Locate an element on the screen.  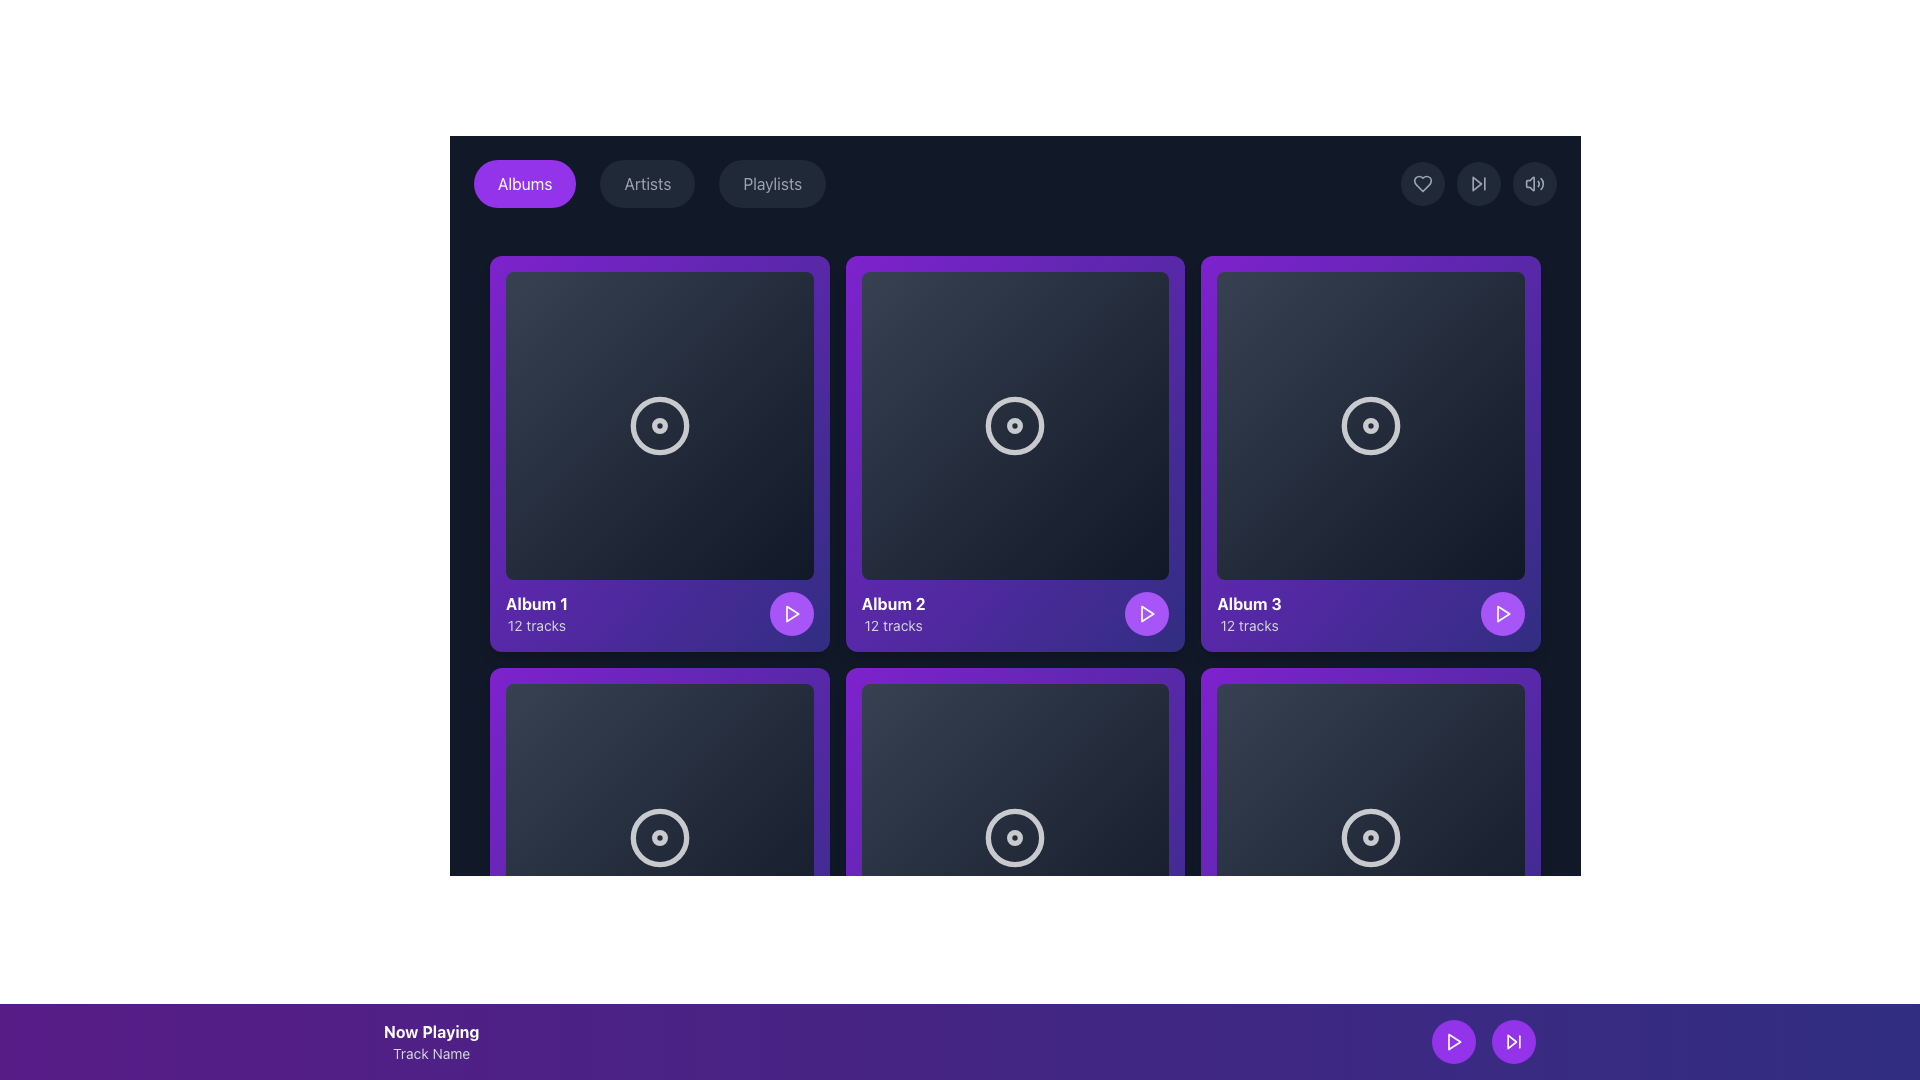
the circular button with a purple background and a play icon at its center, located in the bottom-right corner of the card labeled 'Album 1', to play the album content is located at coordinates (790, 612).